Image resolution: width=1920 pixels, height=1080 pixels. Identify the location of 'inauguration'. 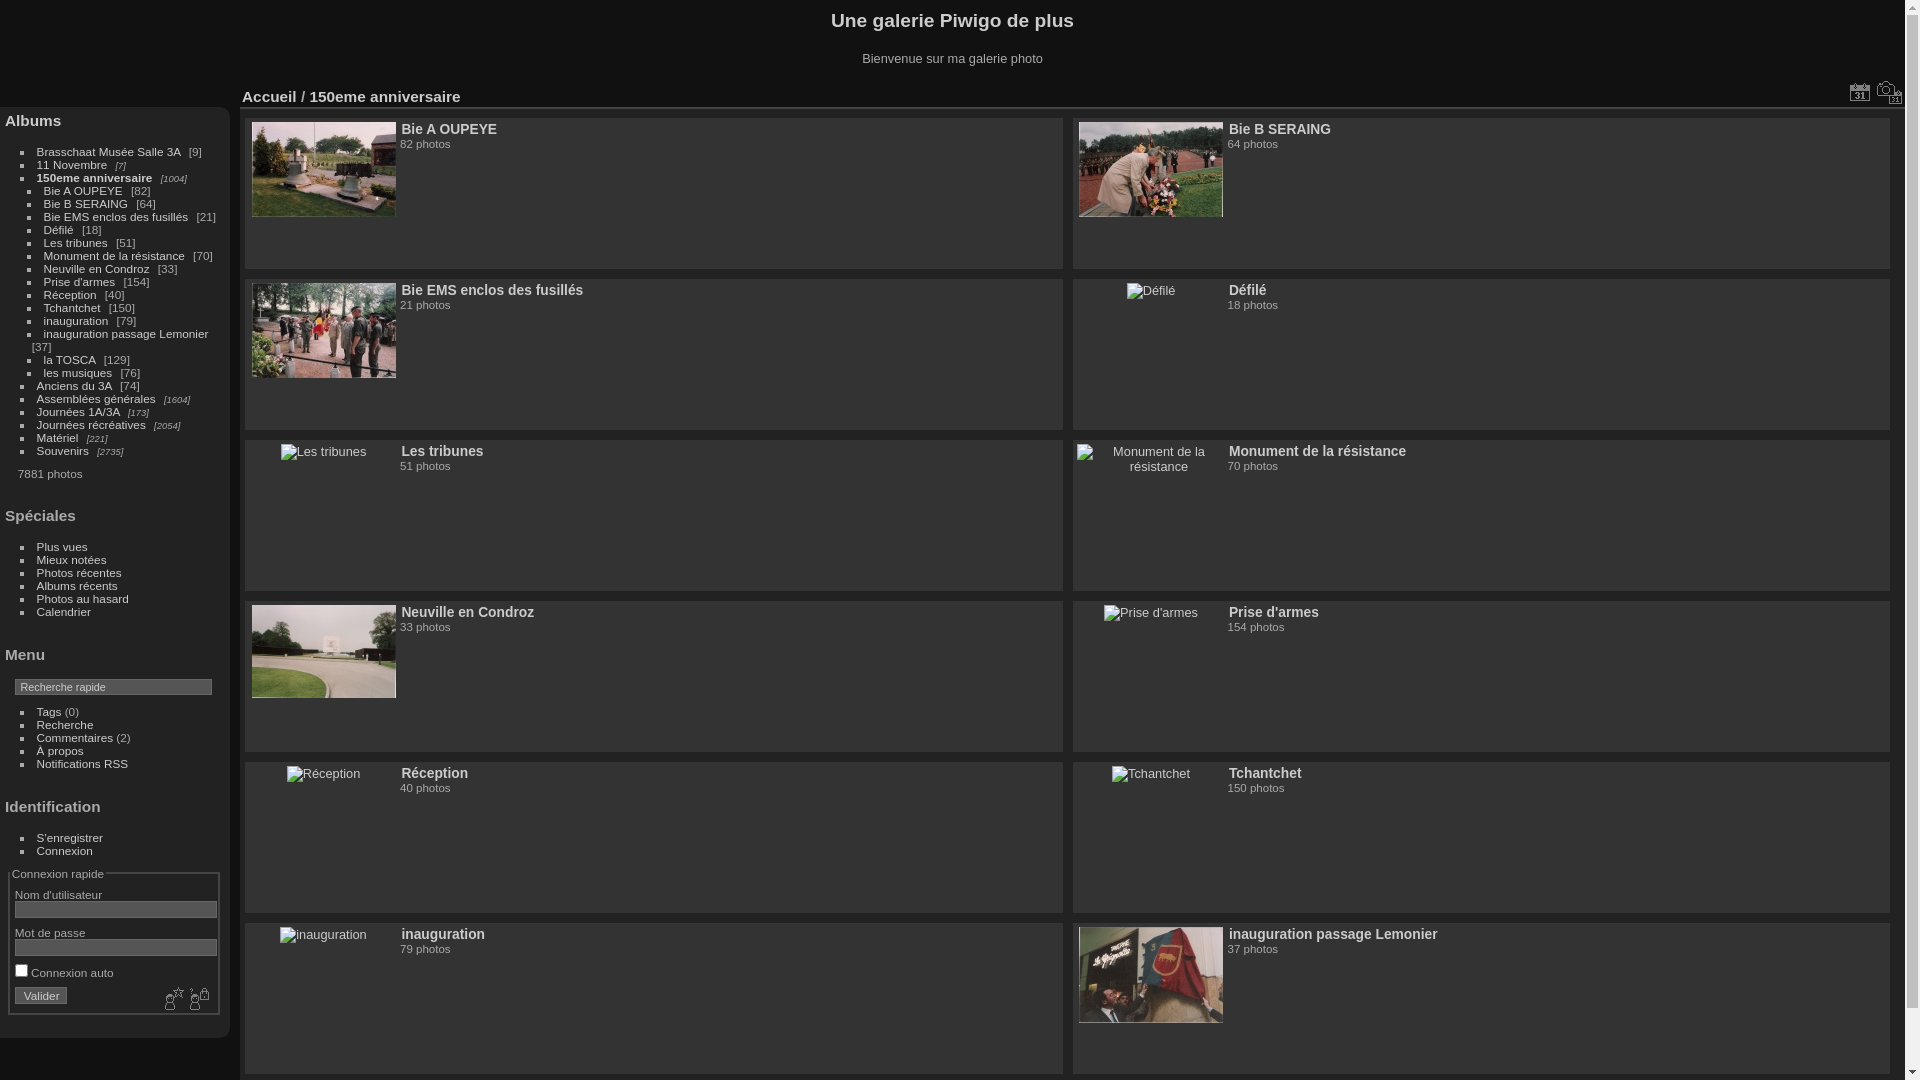
(441, 933).